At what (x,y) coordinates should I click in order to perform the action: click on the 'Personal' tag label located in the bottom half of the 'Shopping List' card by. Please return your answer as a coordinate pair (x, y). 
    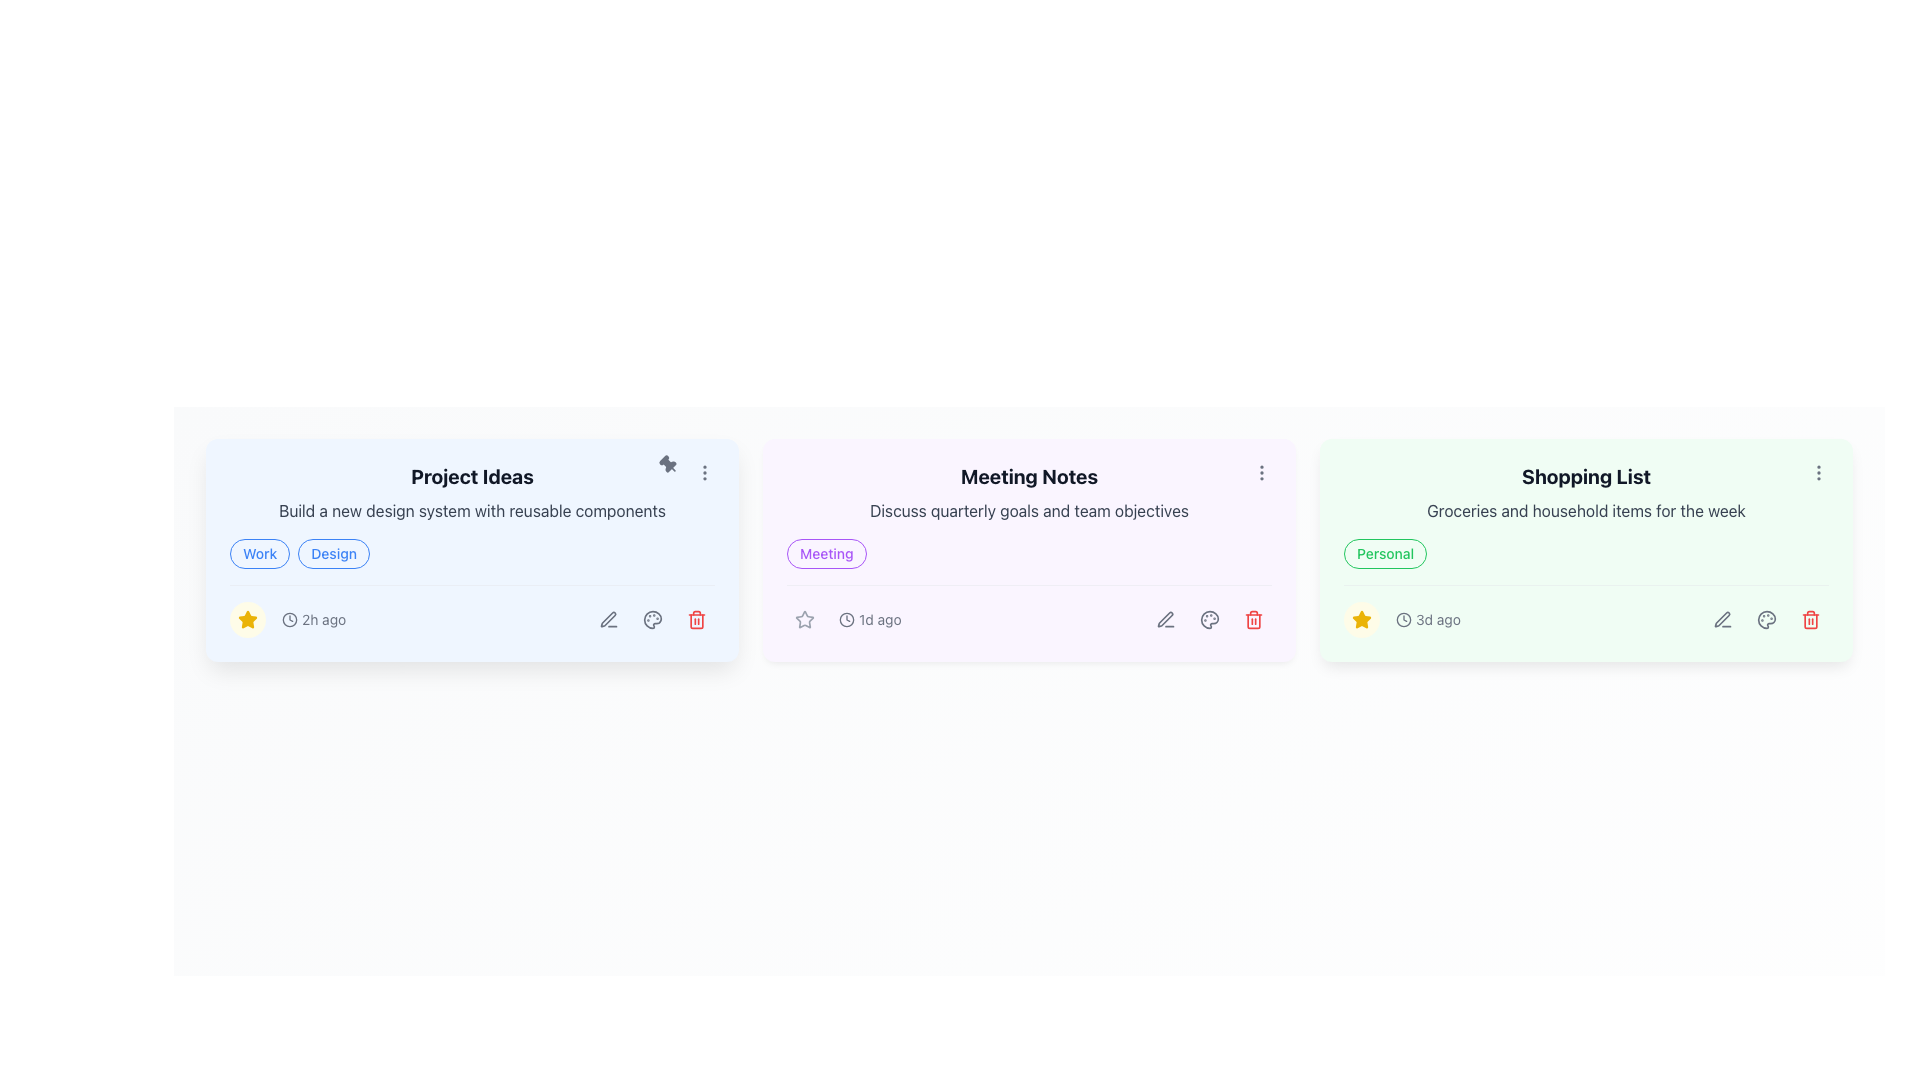
    Looking at the image, I should click on (1585, 554).